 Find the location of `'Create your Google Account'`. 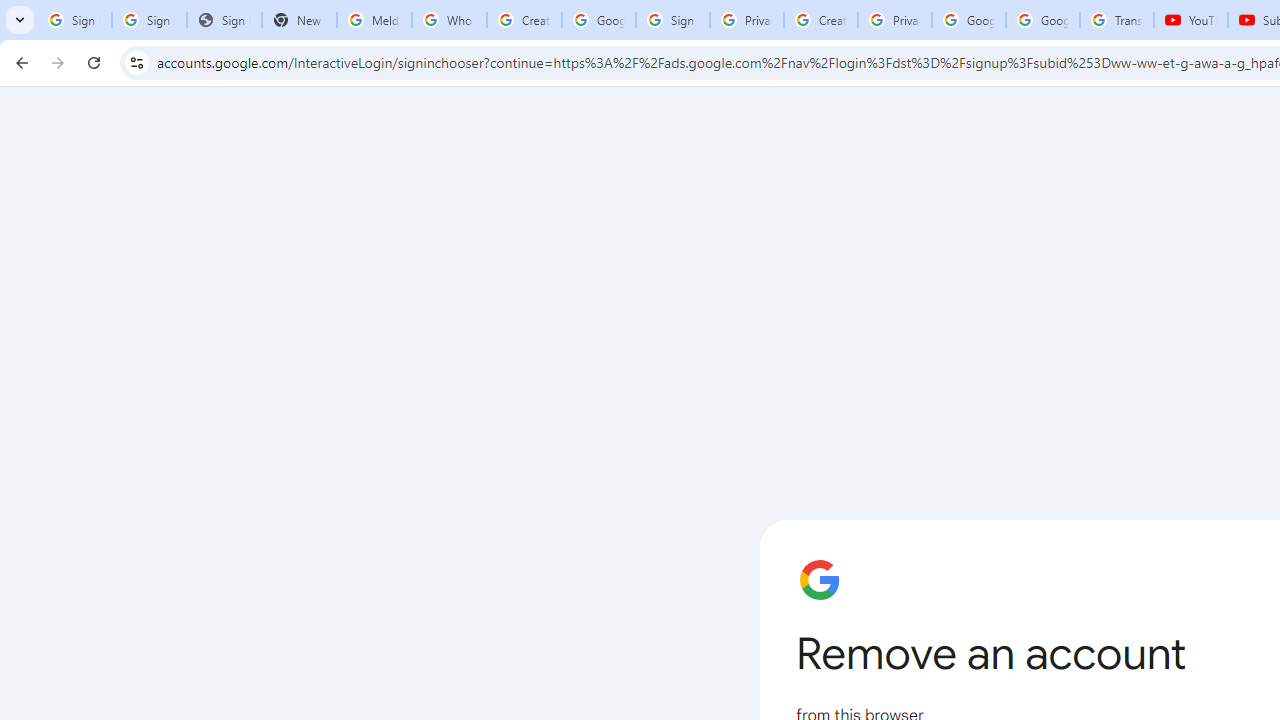

'Create your Google Account' is located at coordinates (820, 20).